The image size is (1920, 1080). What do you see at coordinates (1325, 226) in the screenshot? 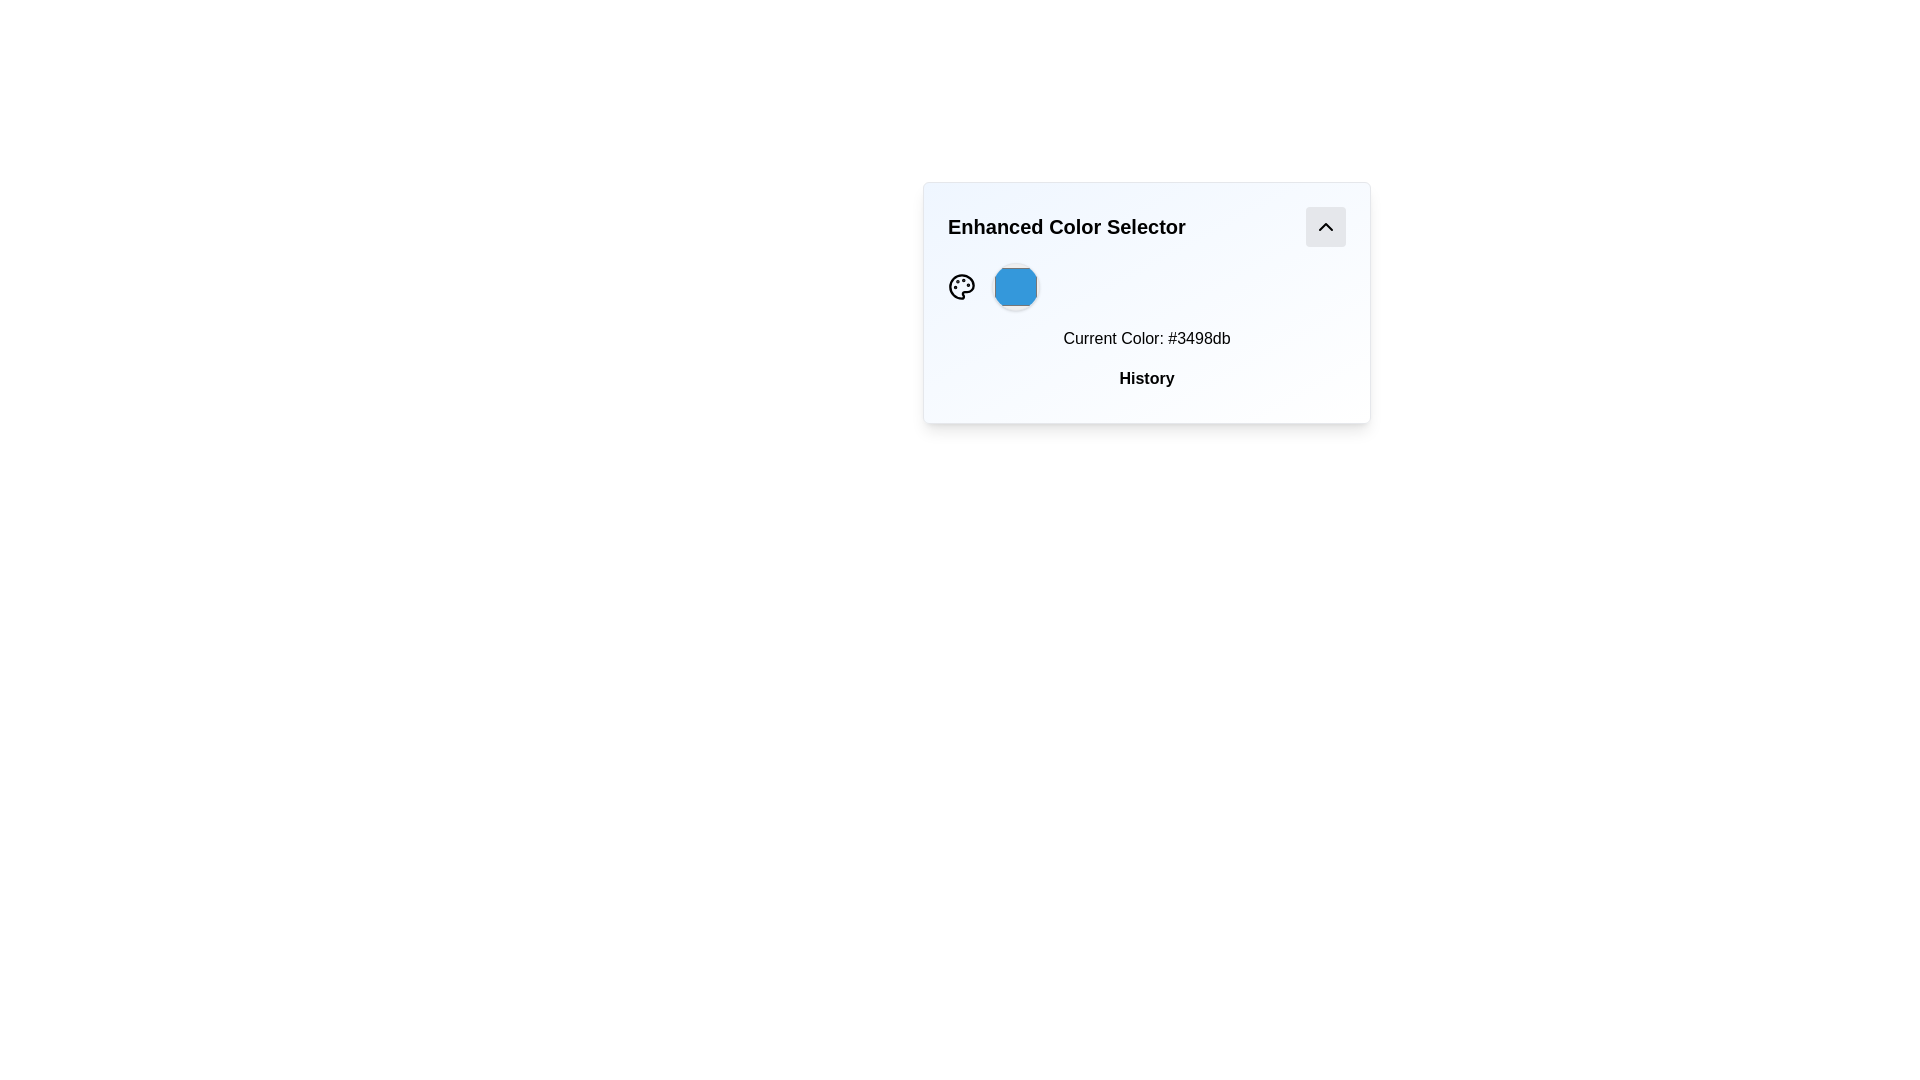
I see `the square button with a light gray background and an upward-pointing chevron icon located at the top-right corner of the 'Enhanced Color Selector' card` at bounding box center [1325, 226].